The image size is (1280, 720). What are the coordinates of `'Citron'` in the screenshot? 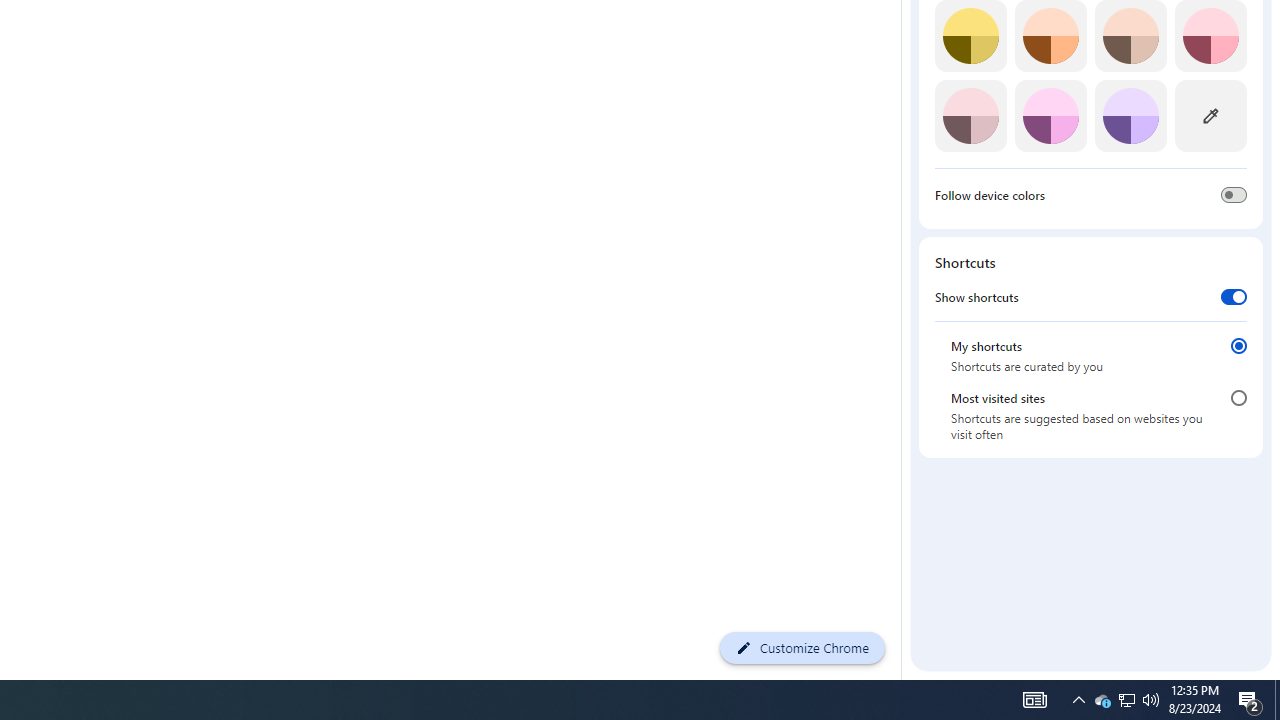 It's located at (970, 36).